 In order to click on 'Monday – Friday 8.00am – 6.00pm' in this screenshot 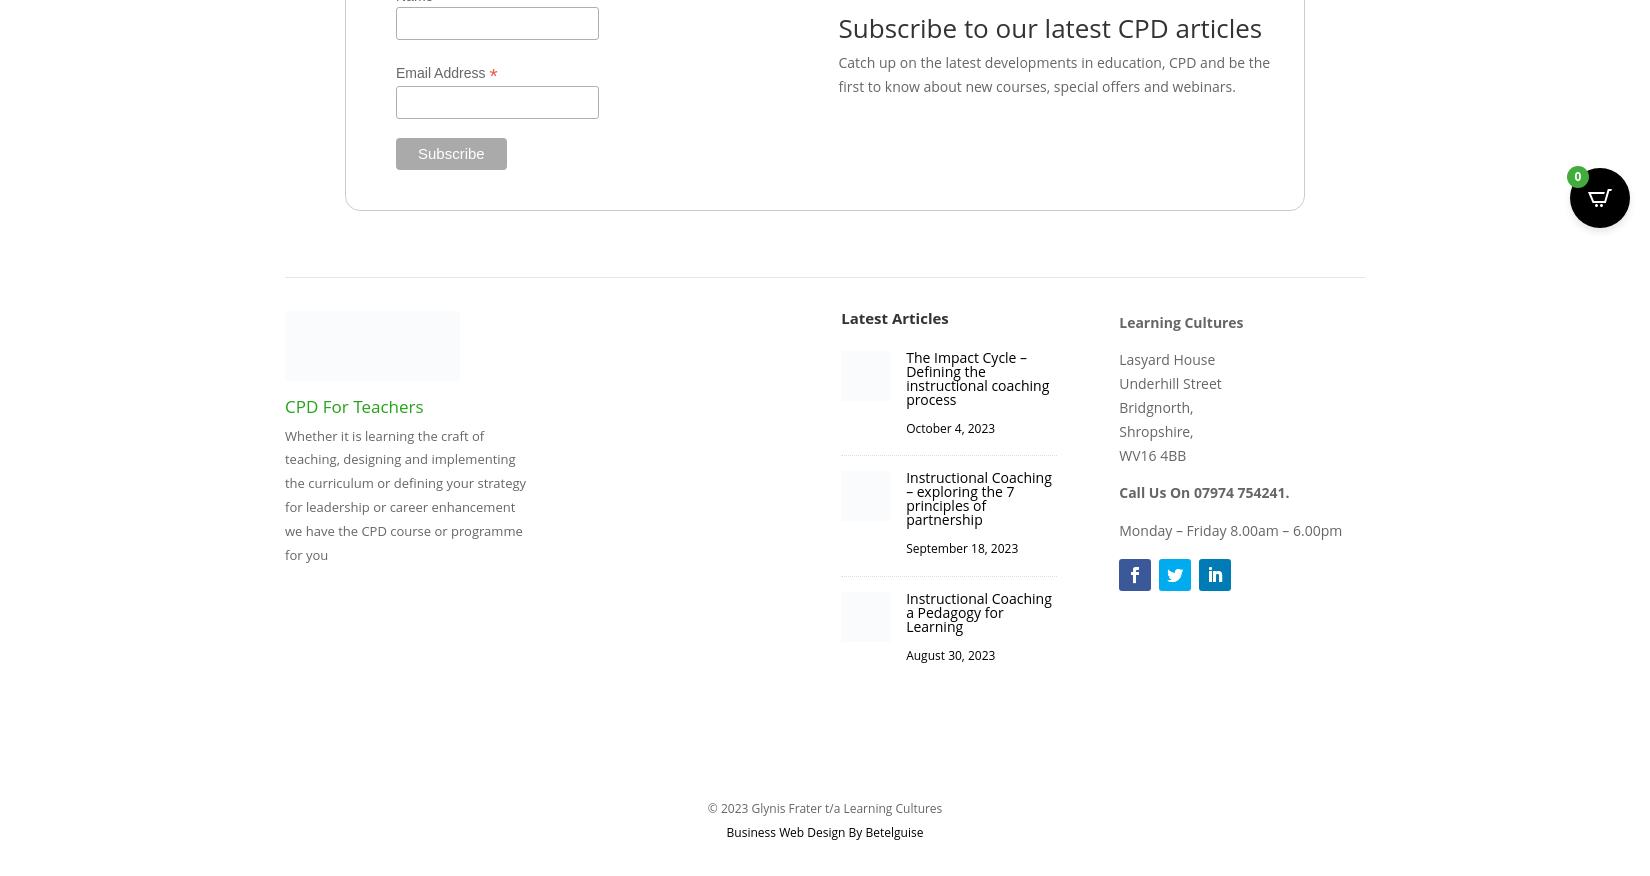, I will do `click(1119, 530)`.